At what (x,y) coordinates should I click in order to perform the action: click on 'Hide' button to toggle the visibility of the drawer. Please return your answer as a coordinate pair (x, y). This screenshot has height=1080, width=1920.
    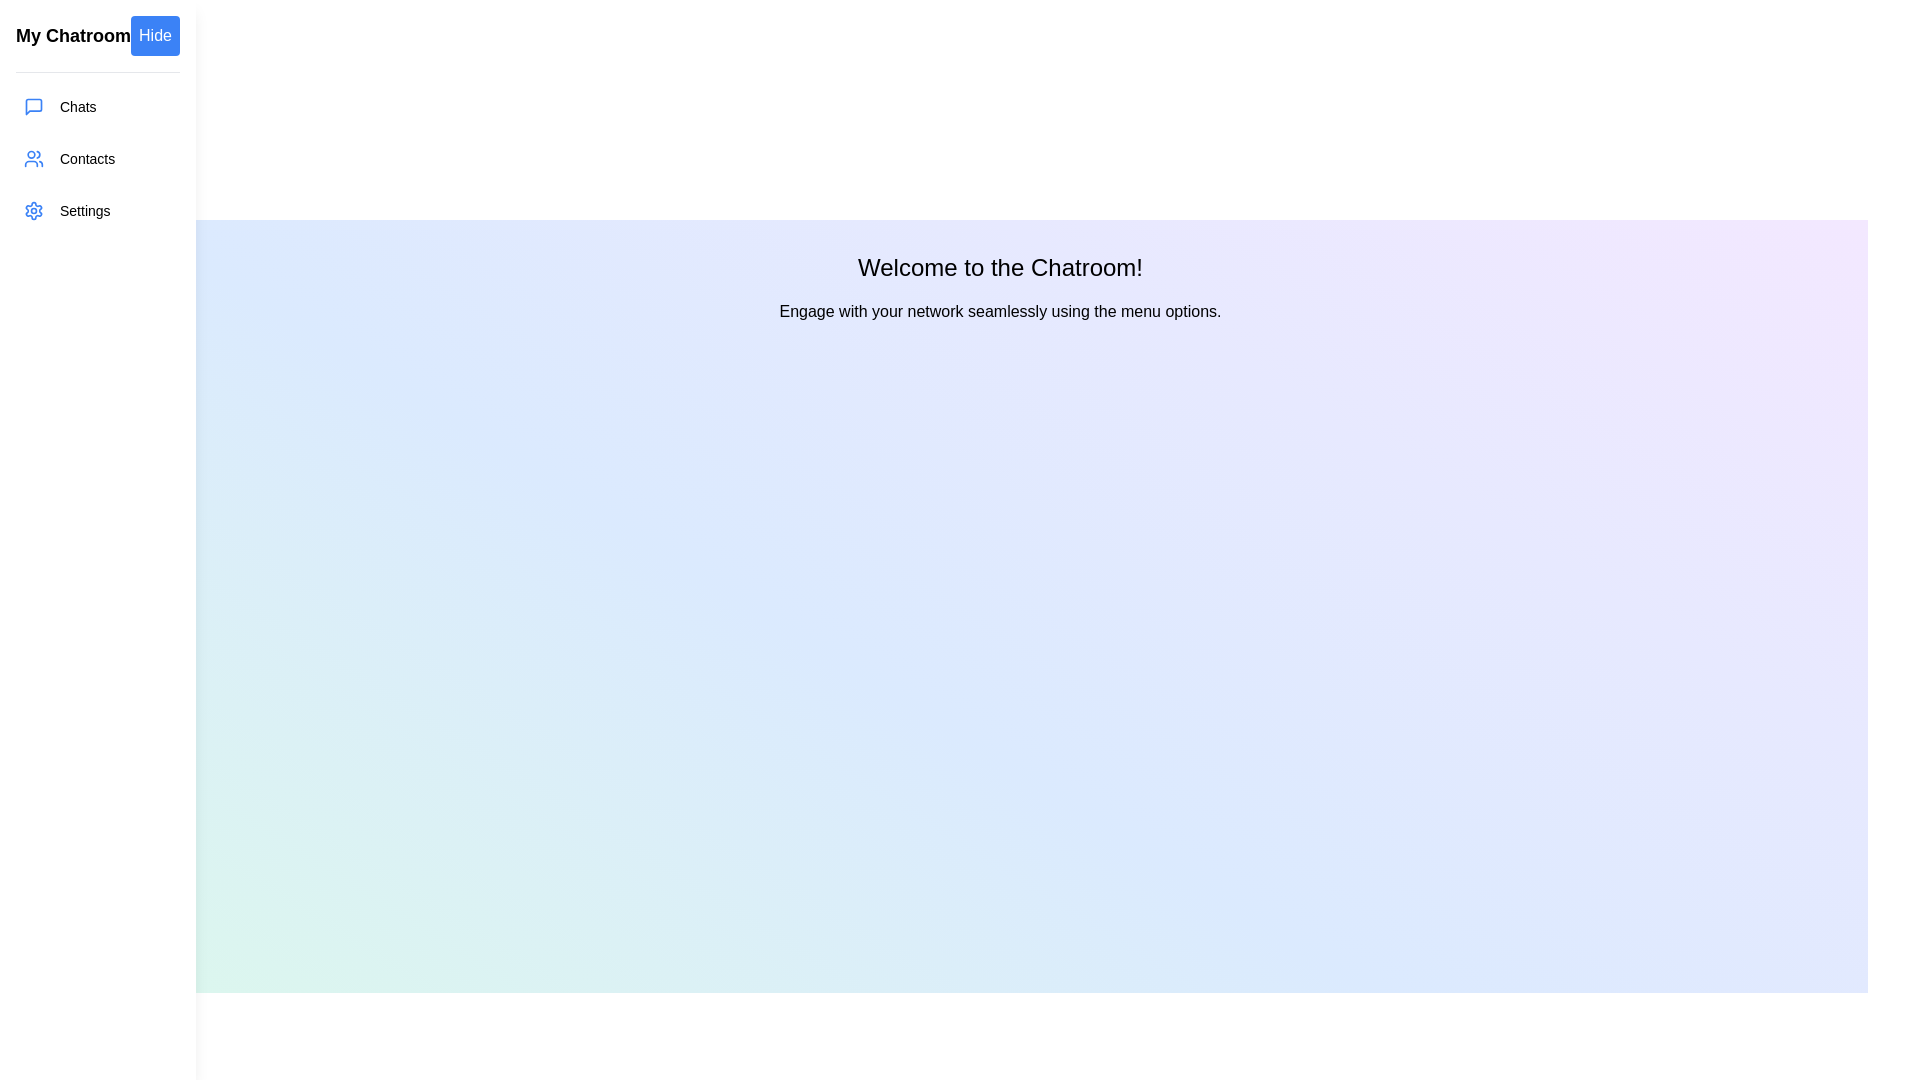
    Looking at the image, I should click on (154, 35).